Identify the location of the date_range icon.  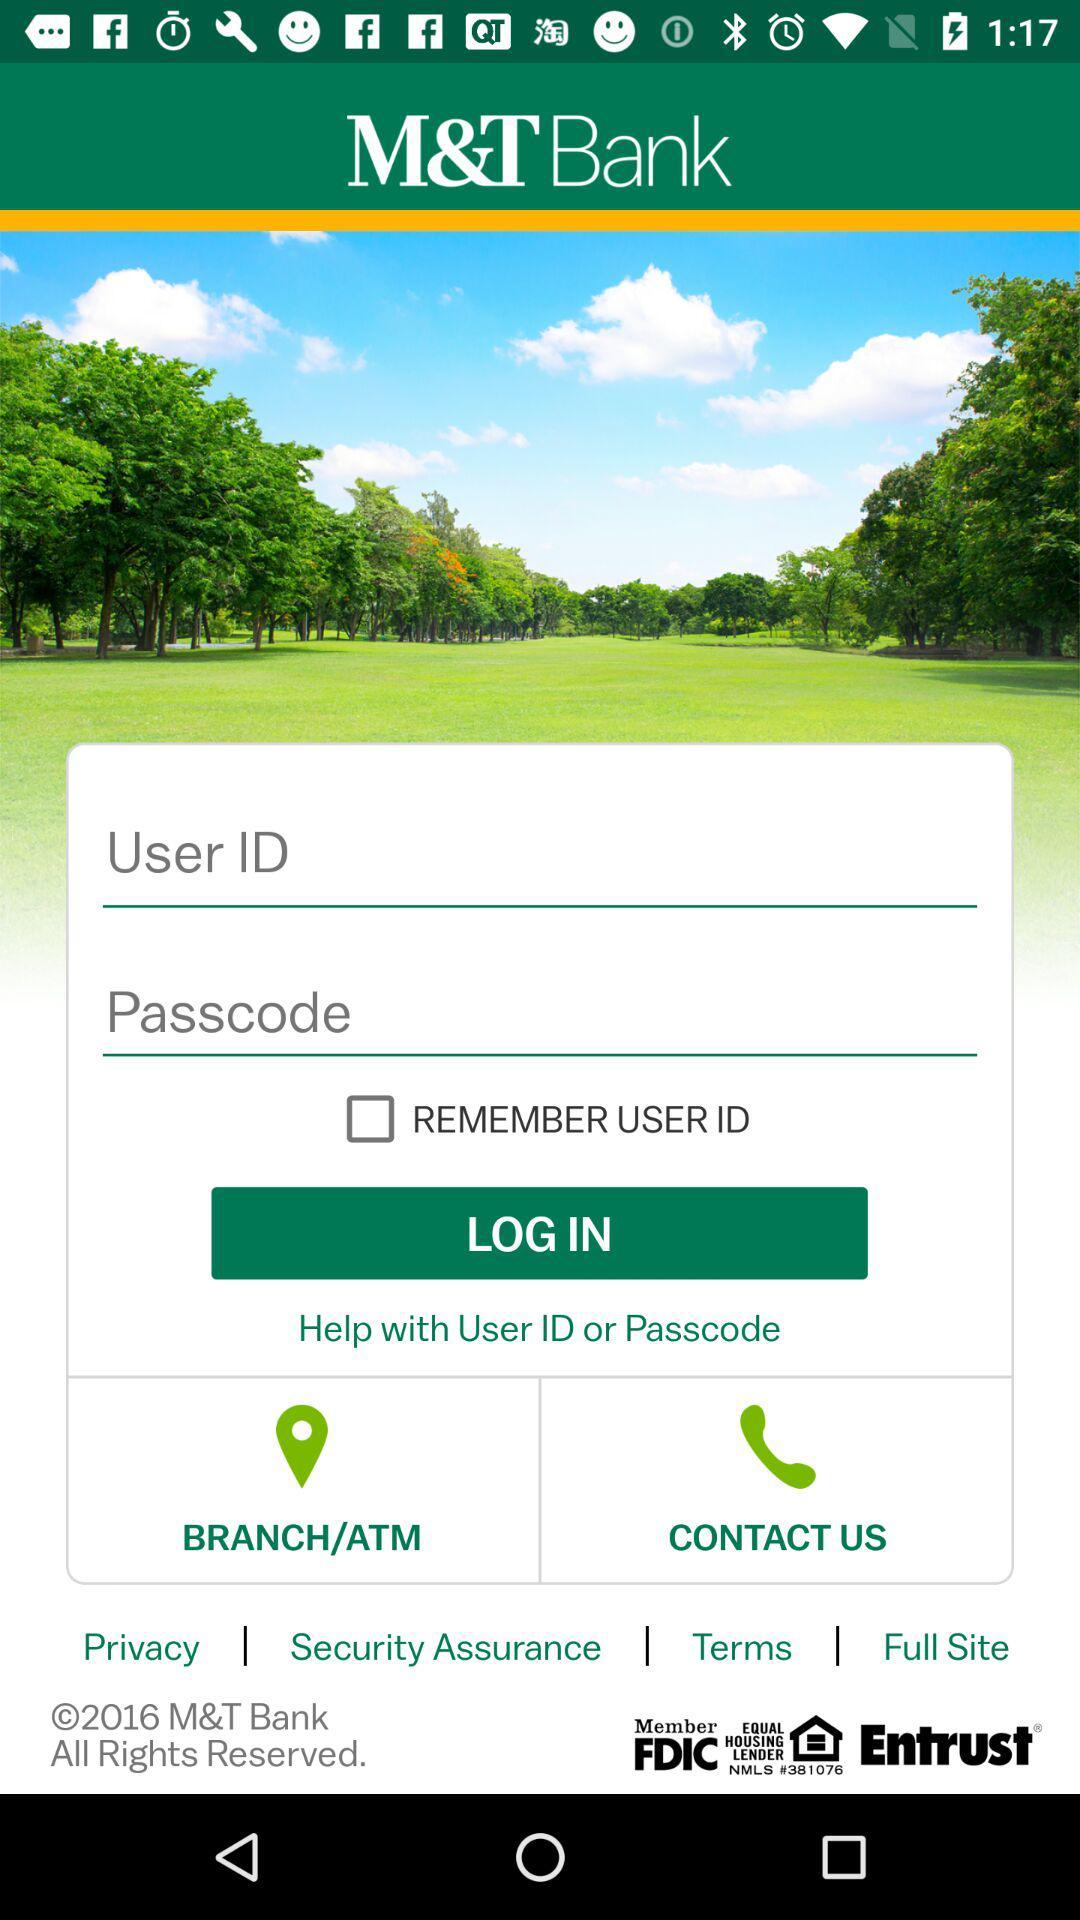
(947, 1743).